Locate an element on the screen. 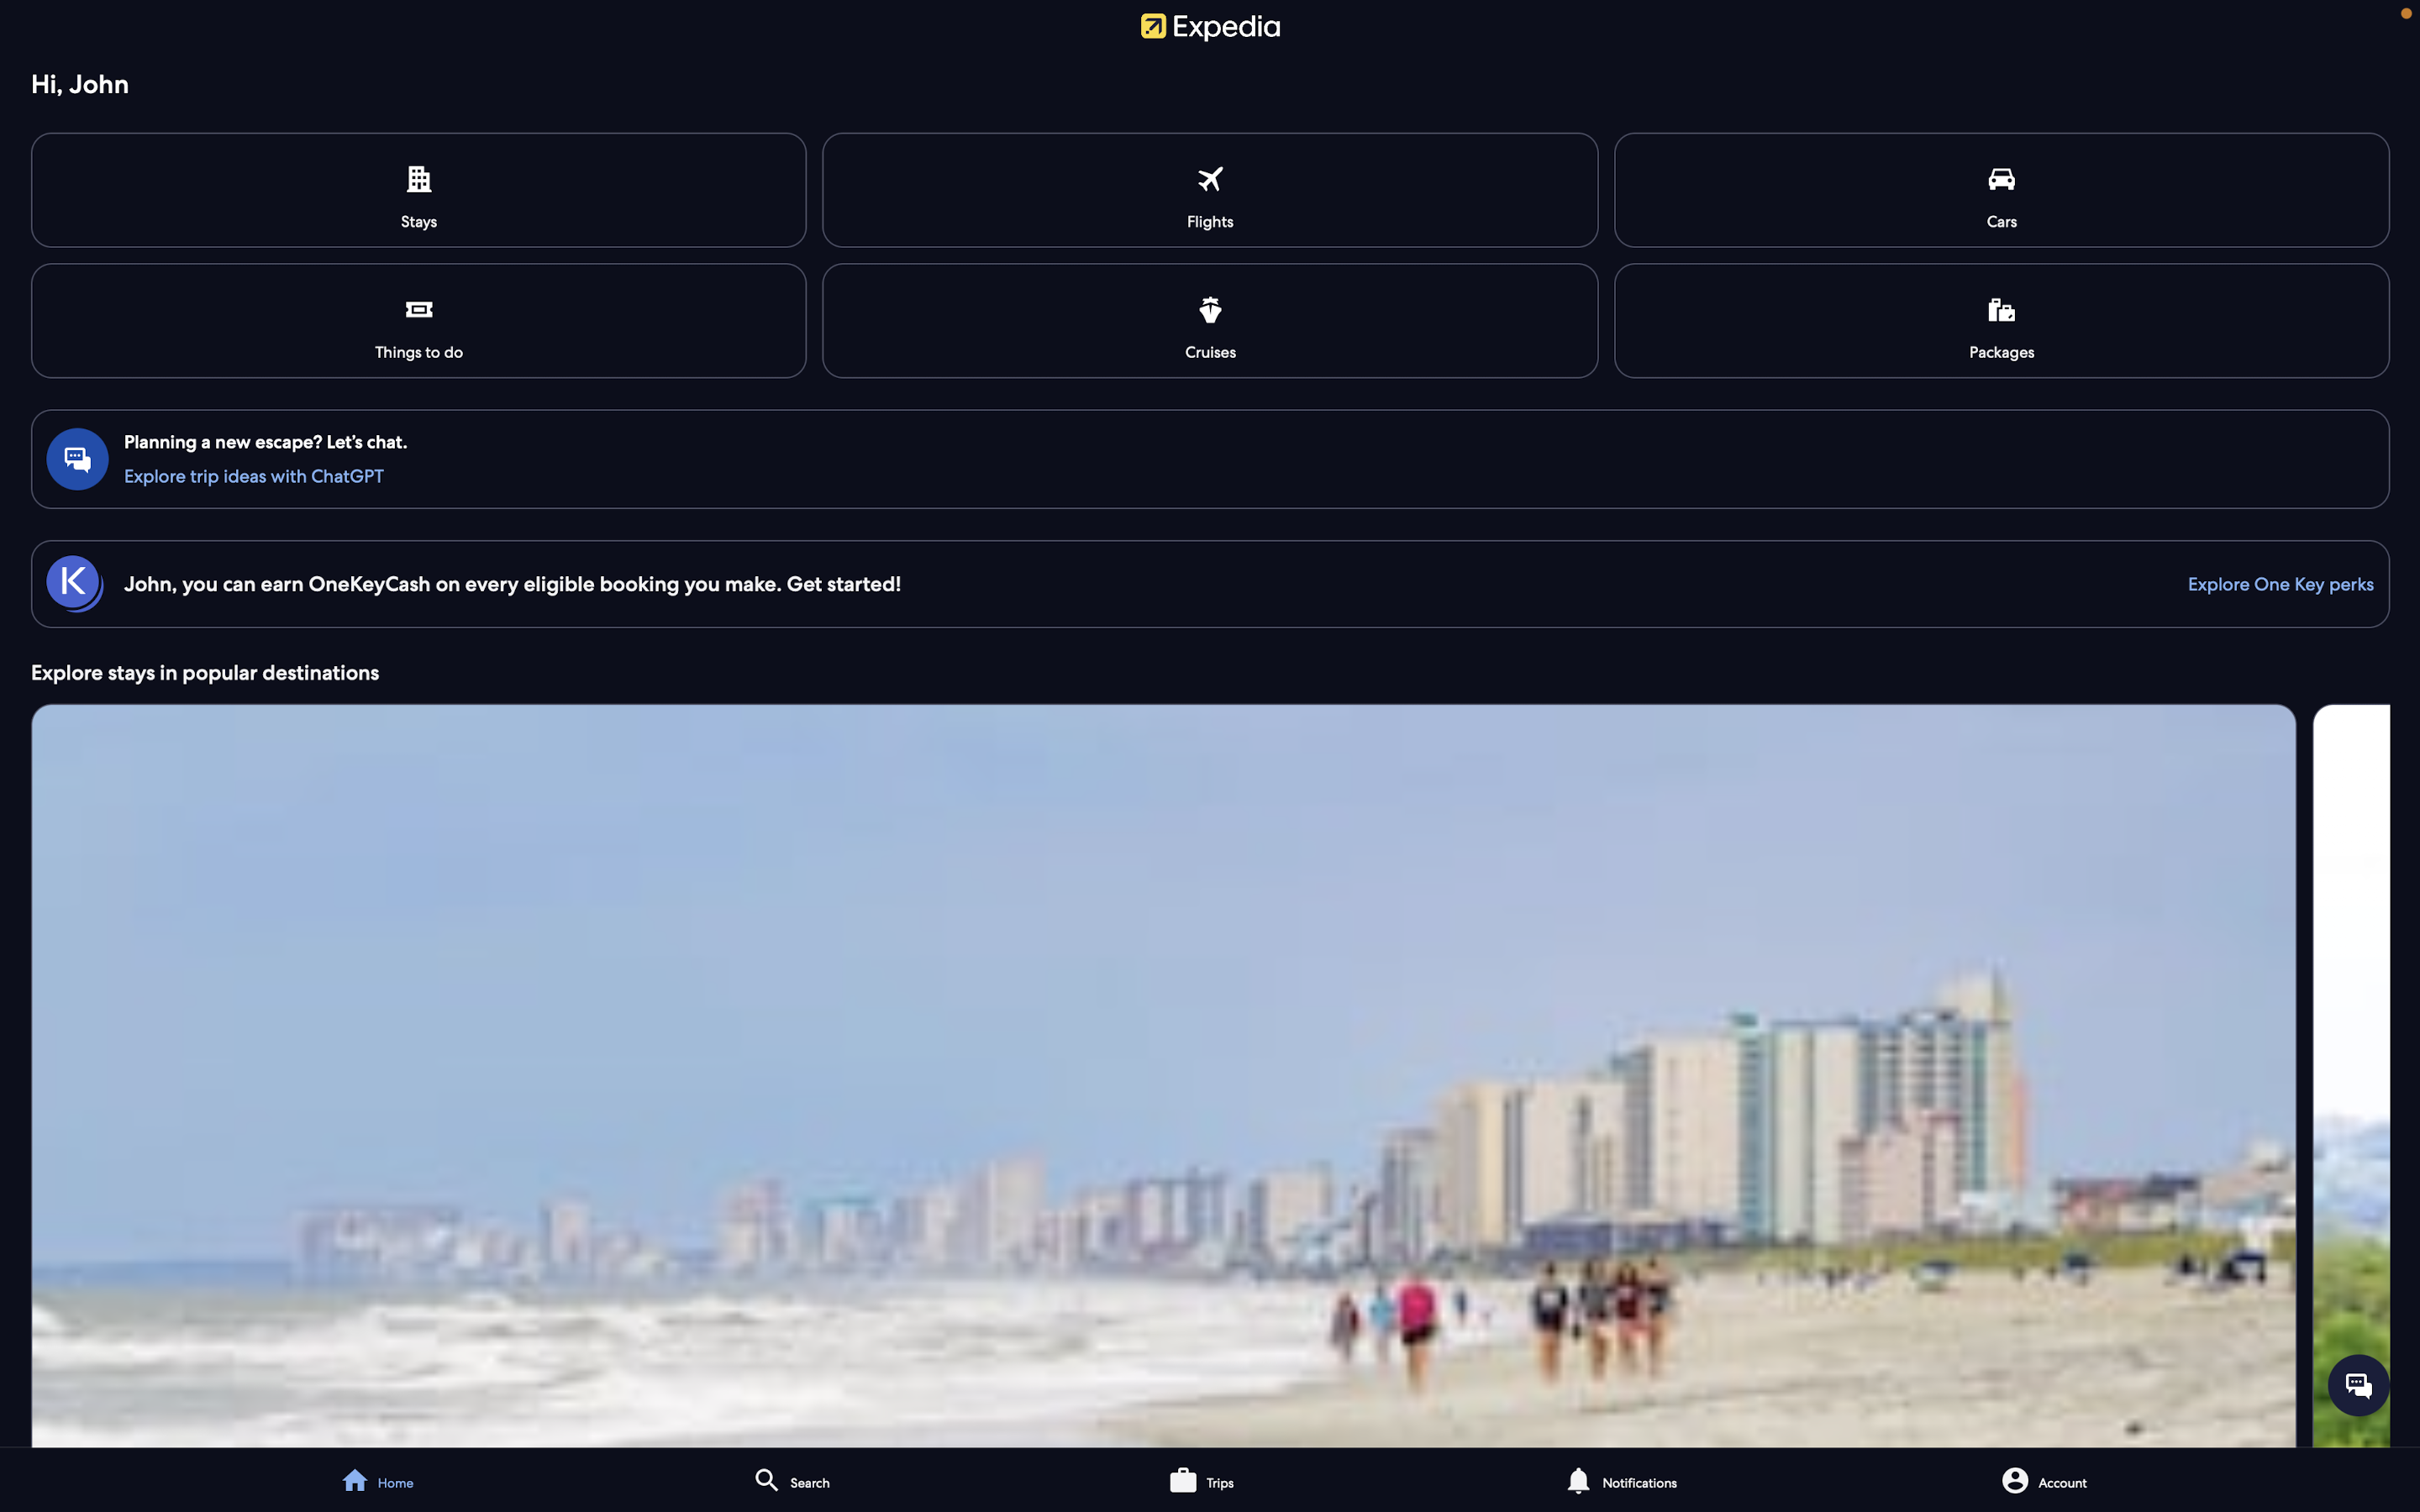  the home page is located at coordinates (392, 1475).